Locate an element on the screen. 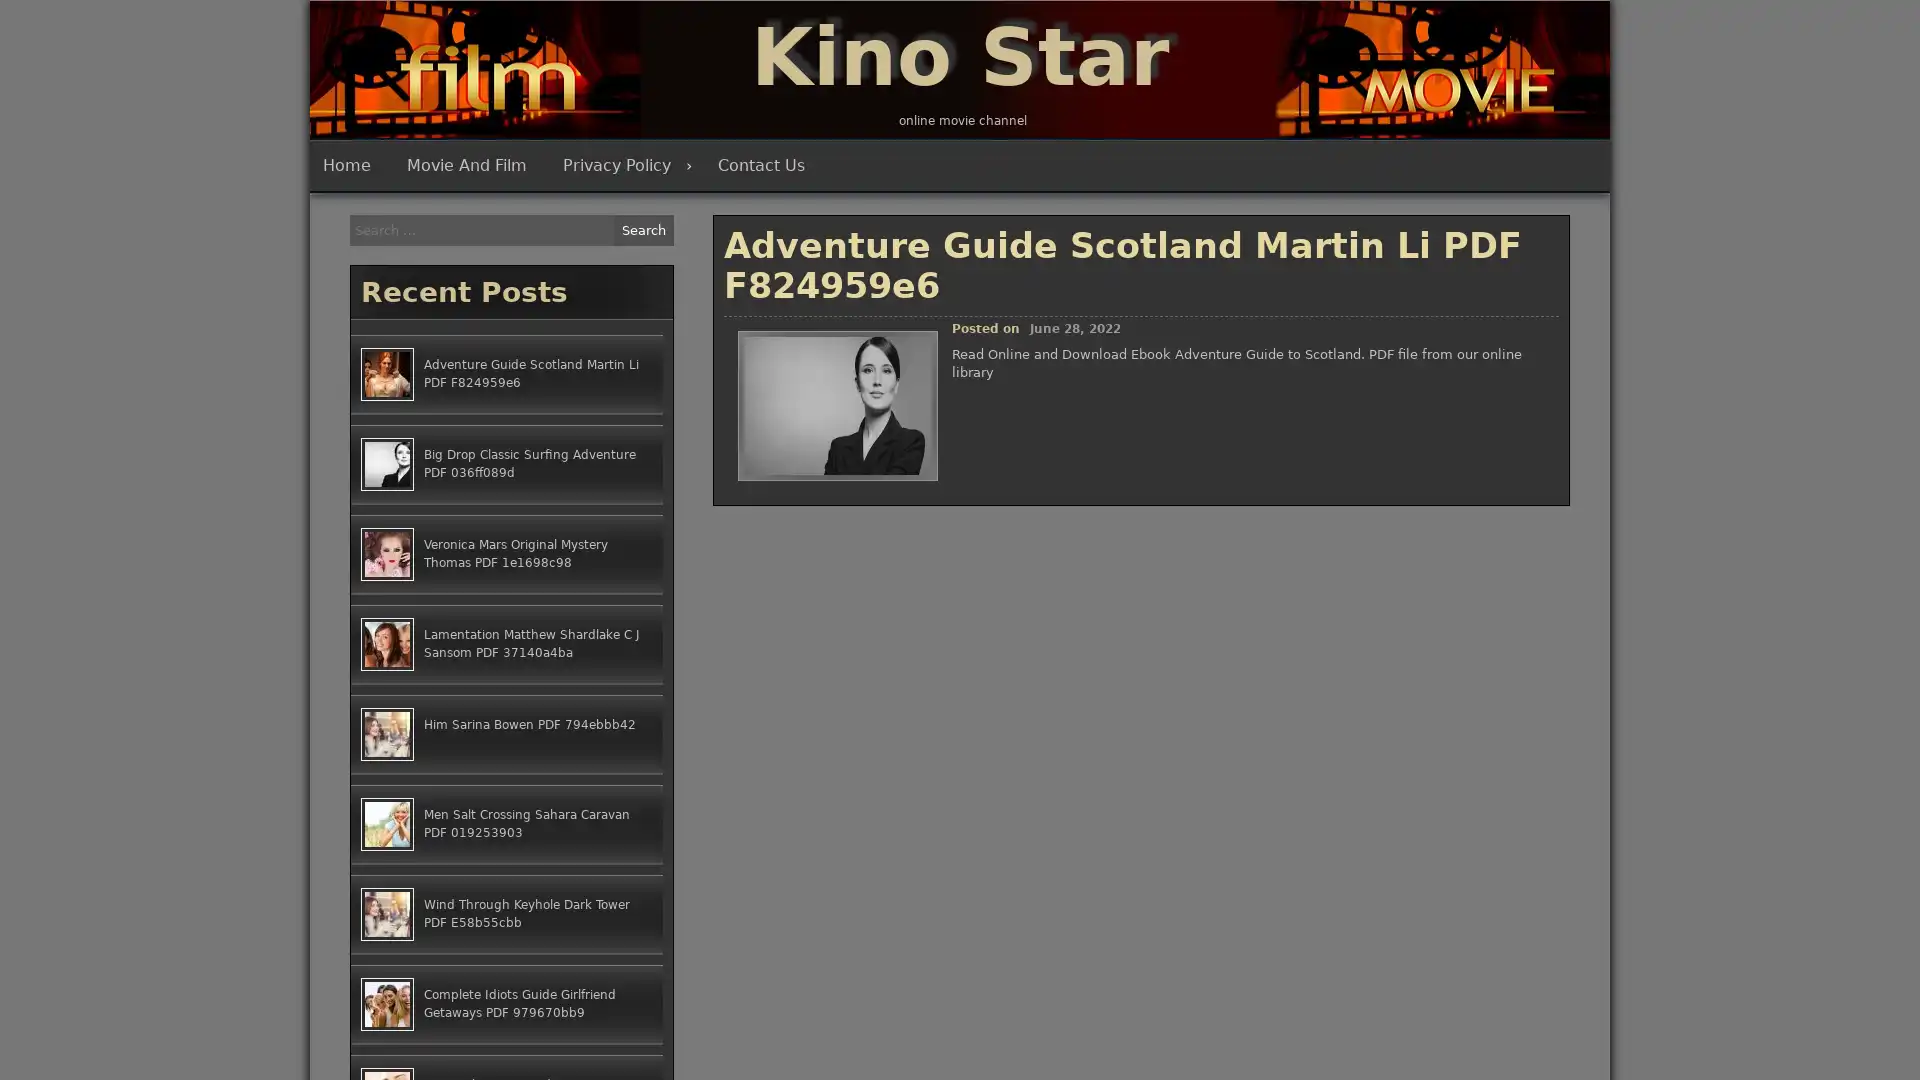  Search is located at coordinates (643, 229).